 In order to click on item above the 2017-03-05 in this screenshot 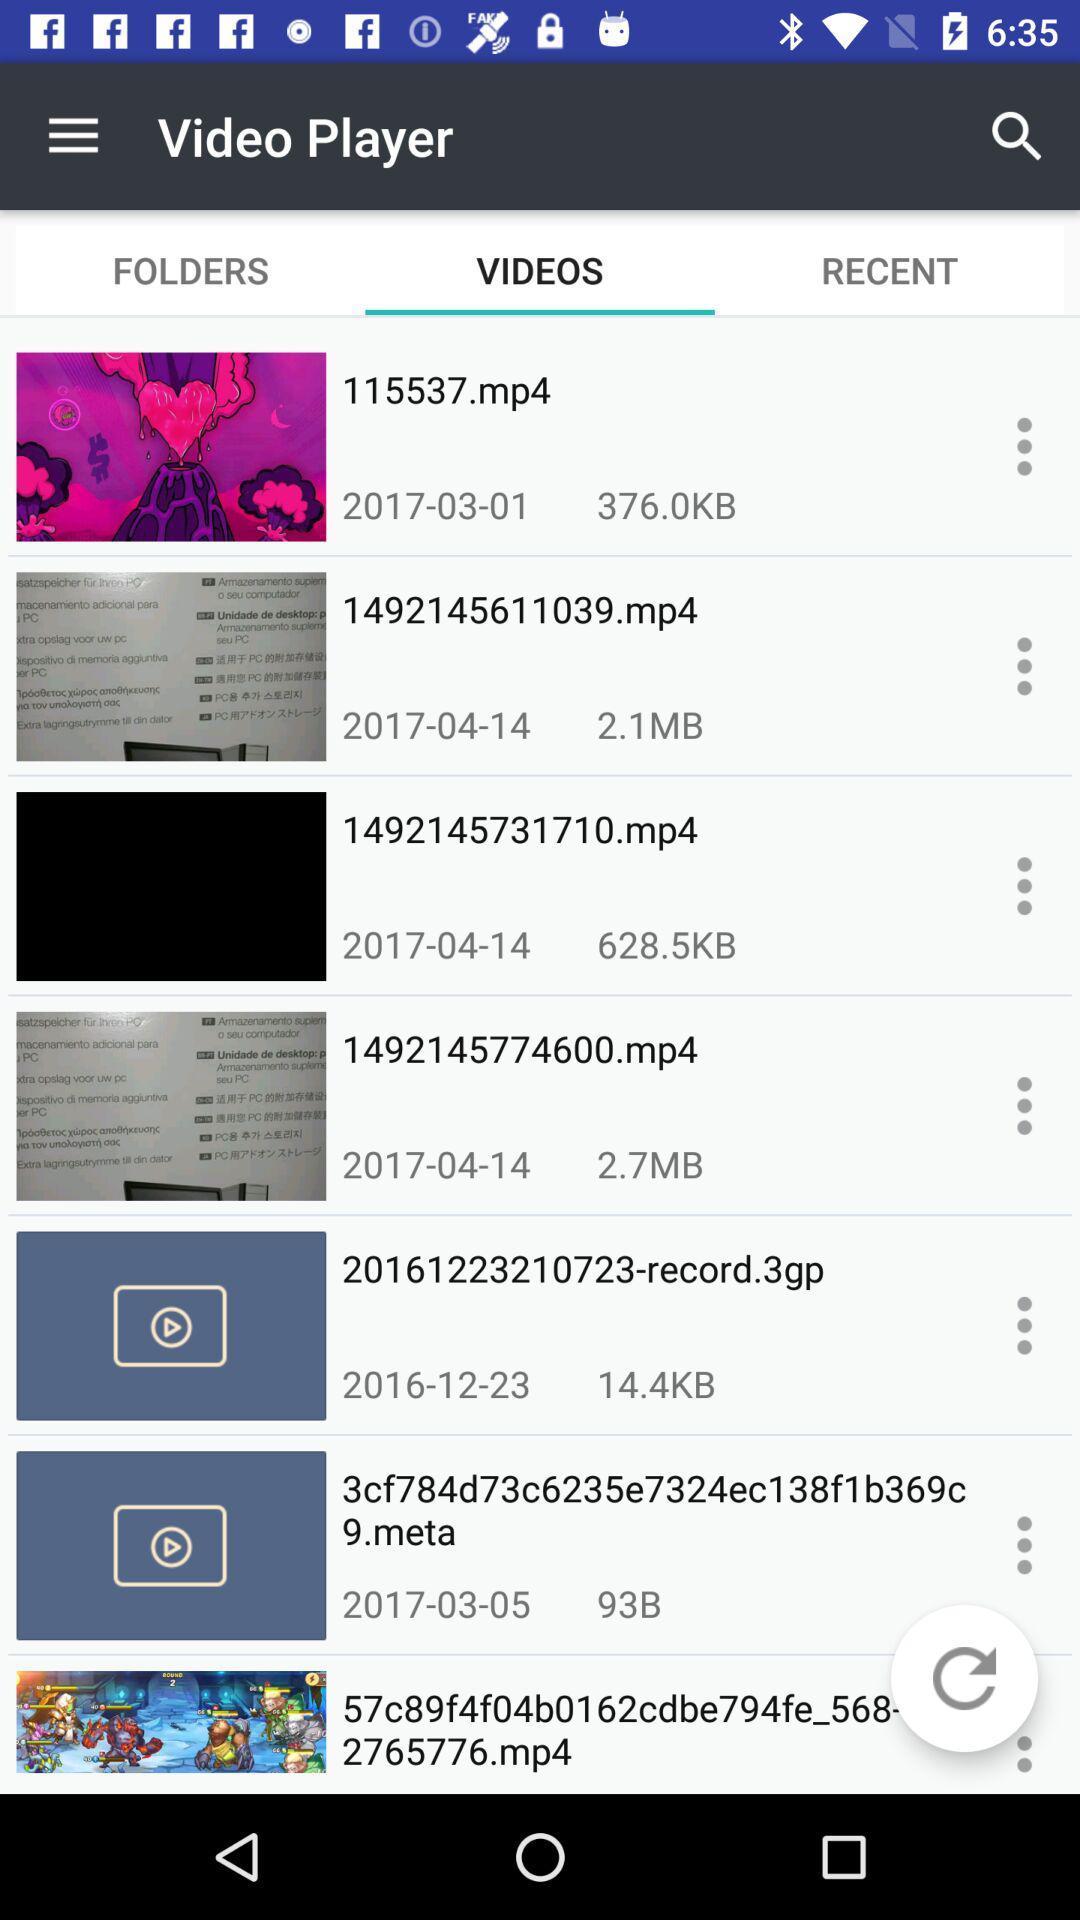, I will do `click(655, 1510)`.